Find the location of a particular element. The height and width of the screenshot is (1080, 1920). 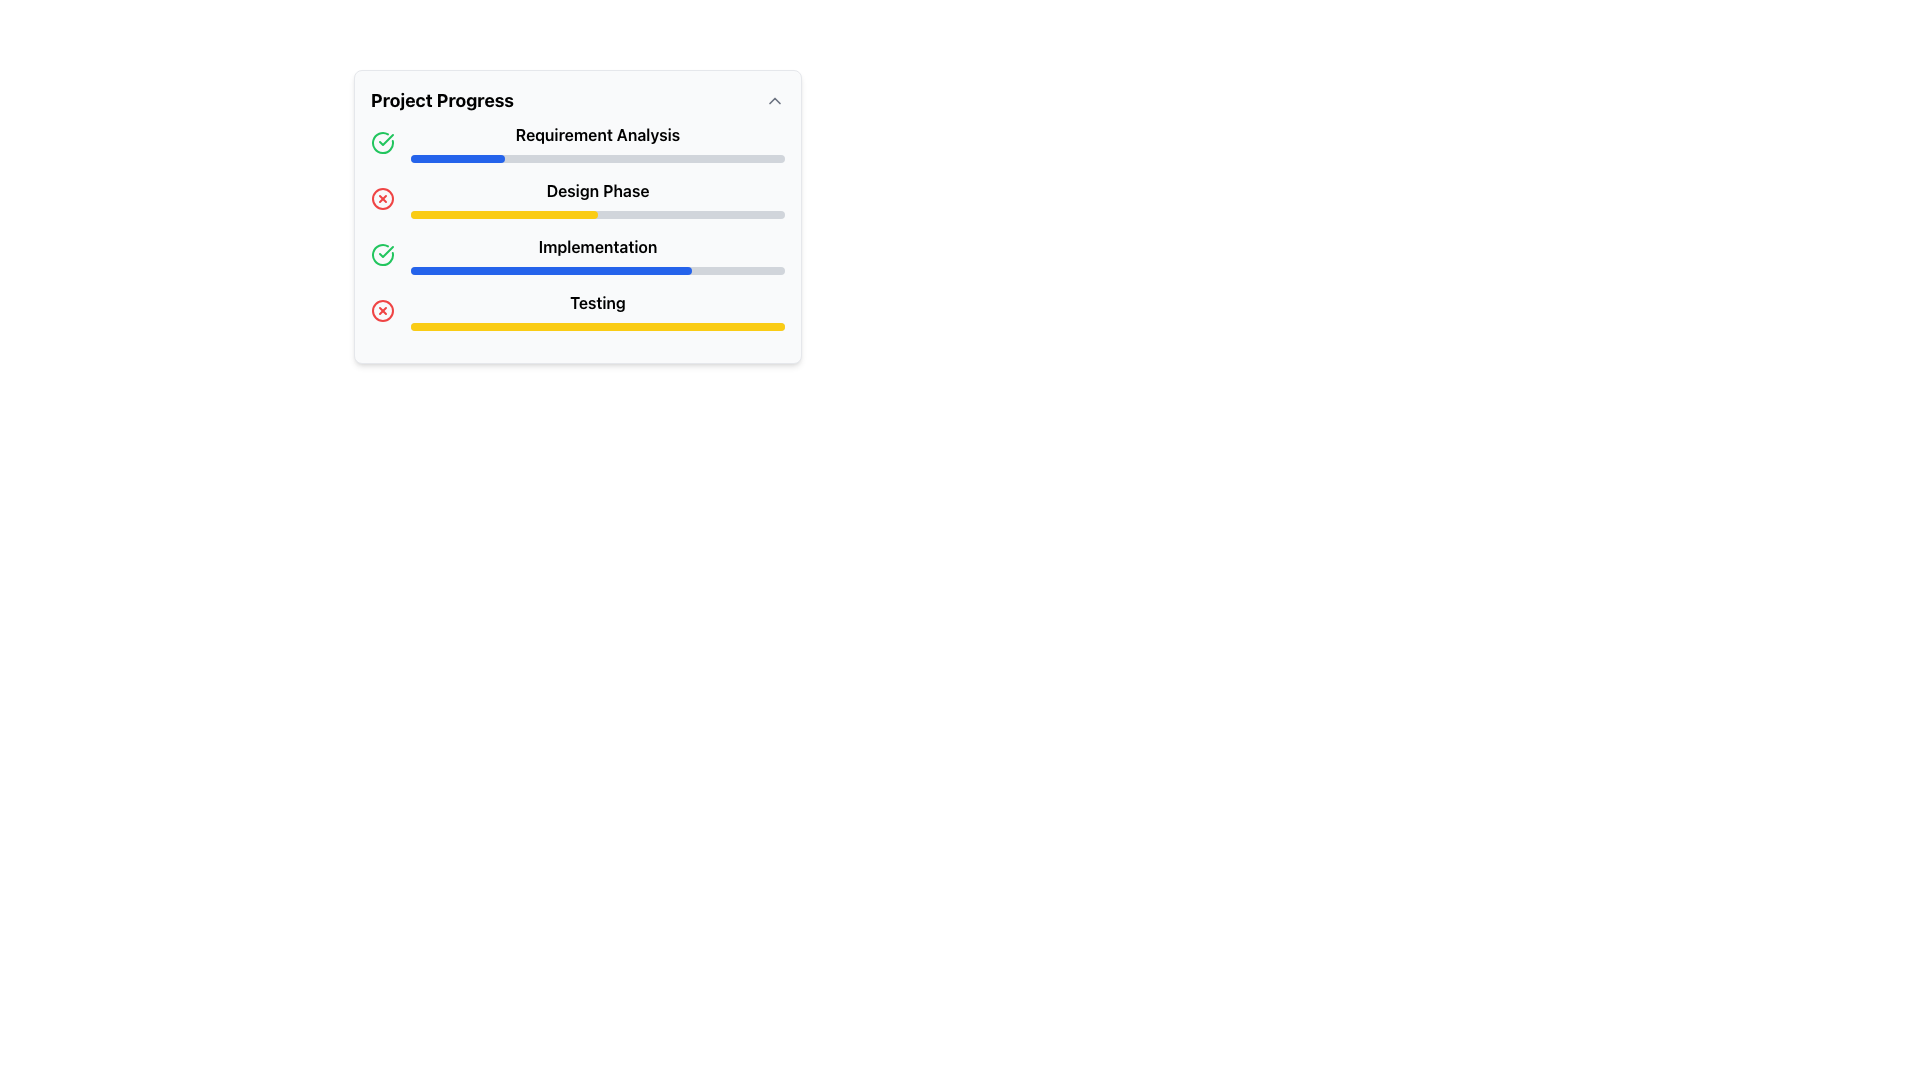

the Progress Bar indicating 50% completion of the 'Design Phase' tasks, which is a read-only indicator and not interactive is located at coordinates (504, 215).